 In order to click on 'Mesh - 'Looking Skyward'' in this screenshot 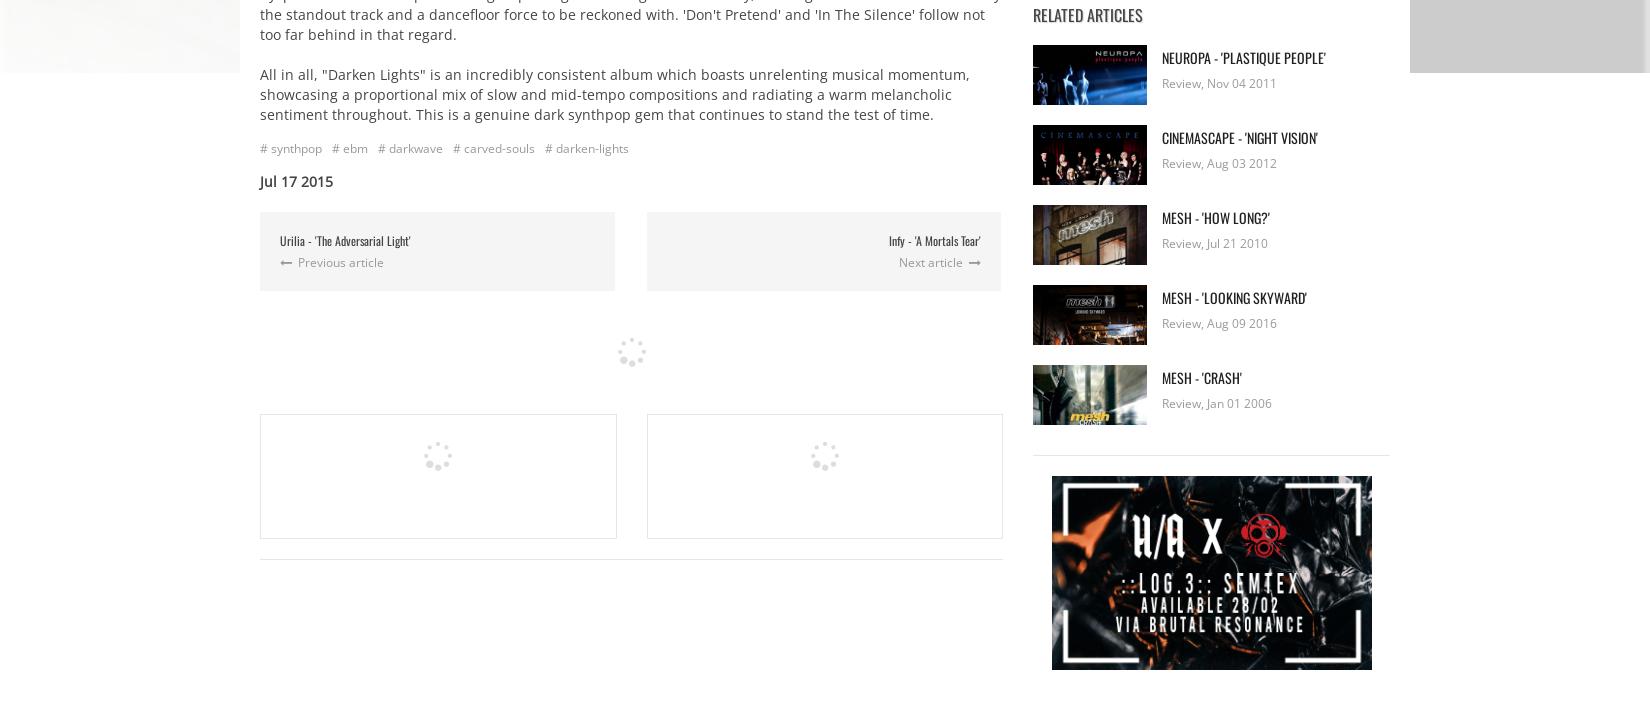, I will do `click(1161, 296)`.